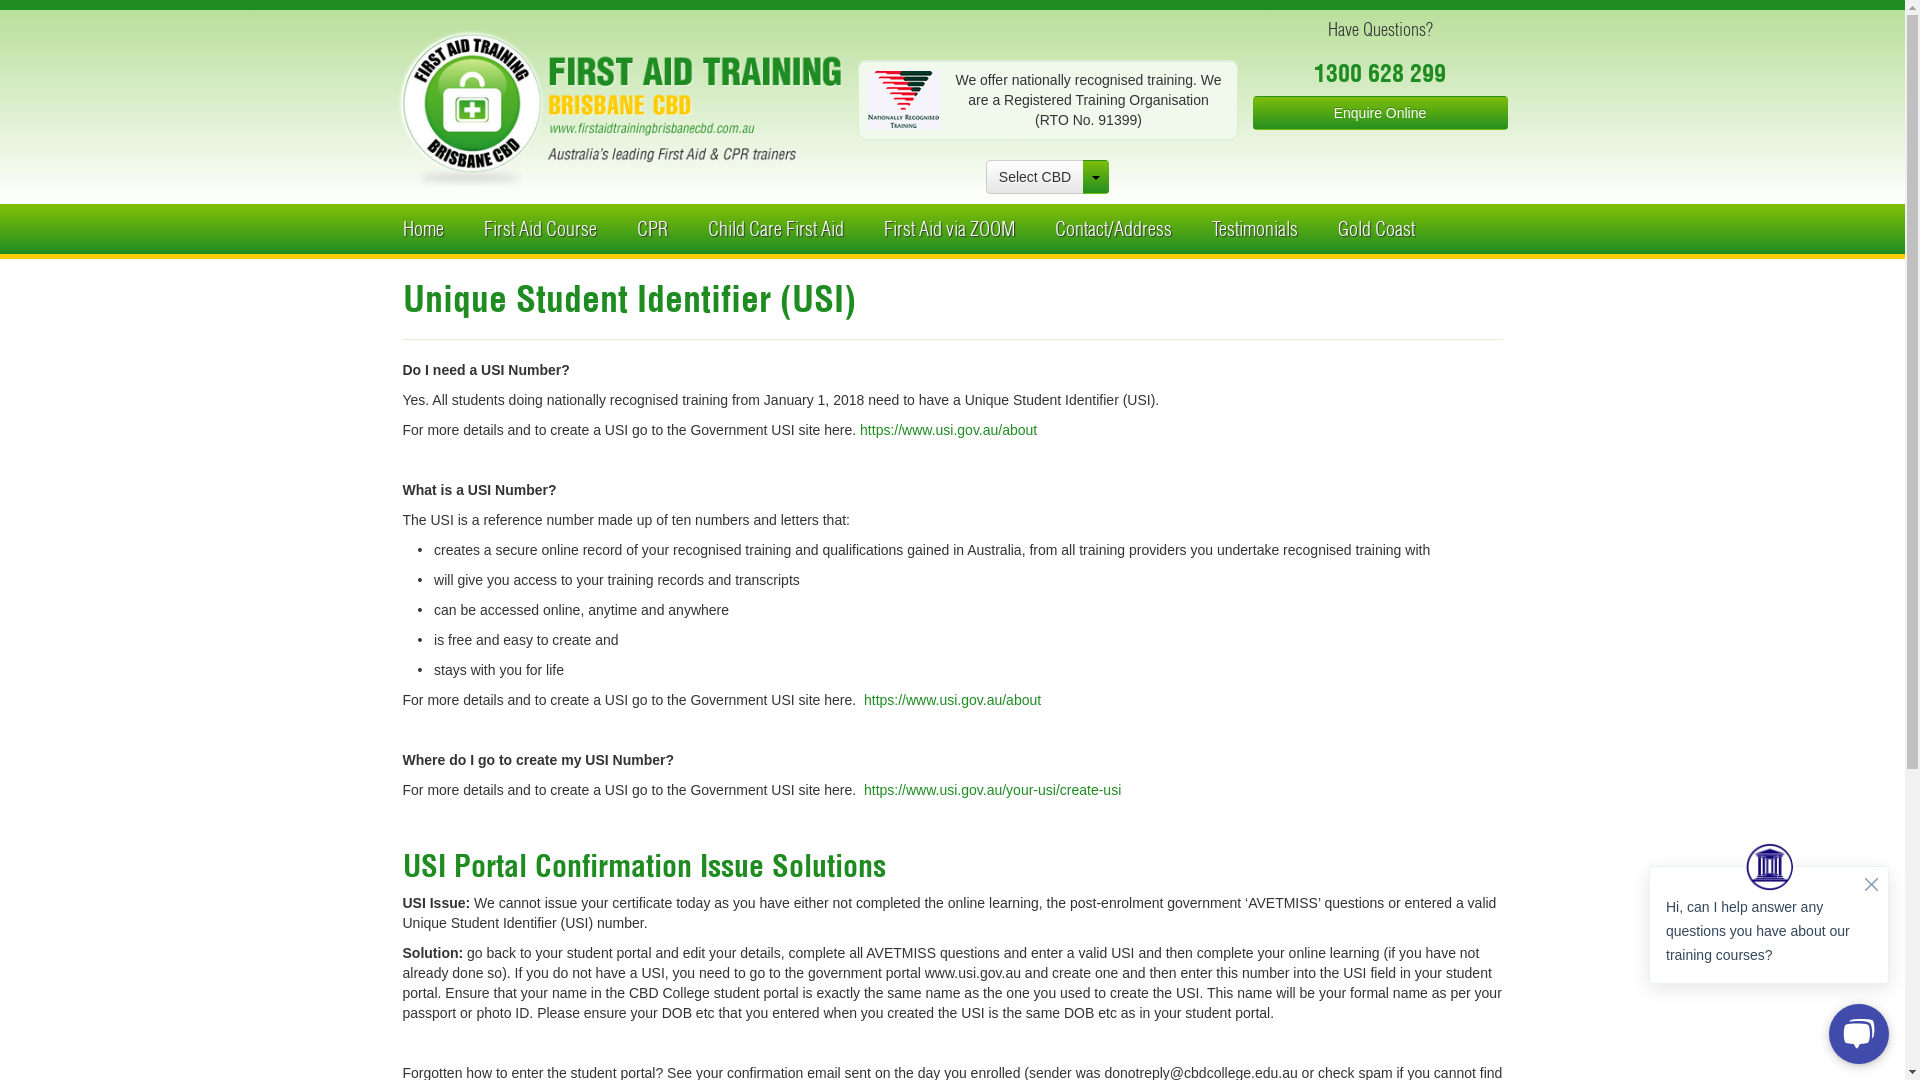  Describe the element at coordinates (1253, 227) in the screenshot. I see `'Testimonials'` at that location.